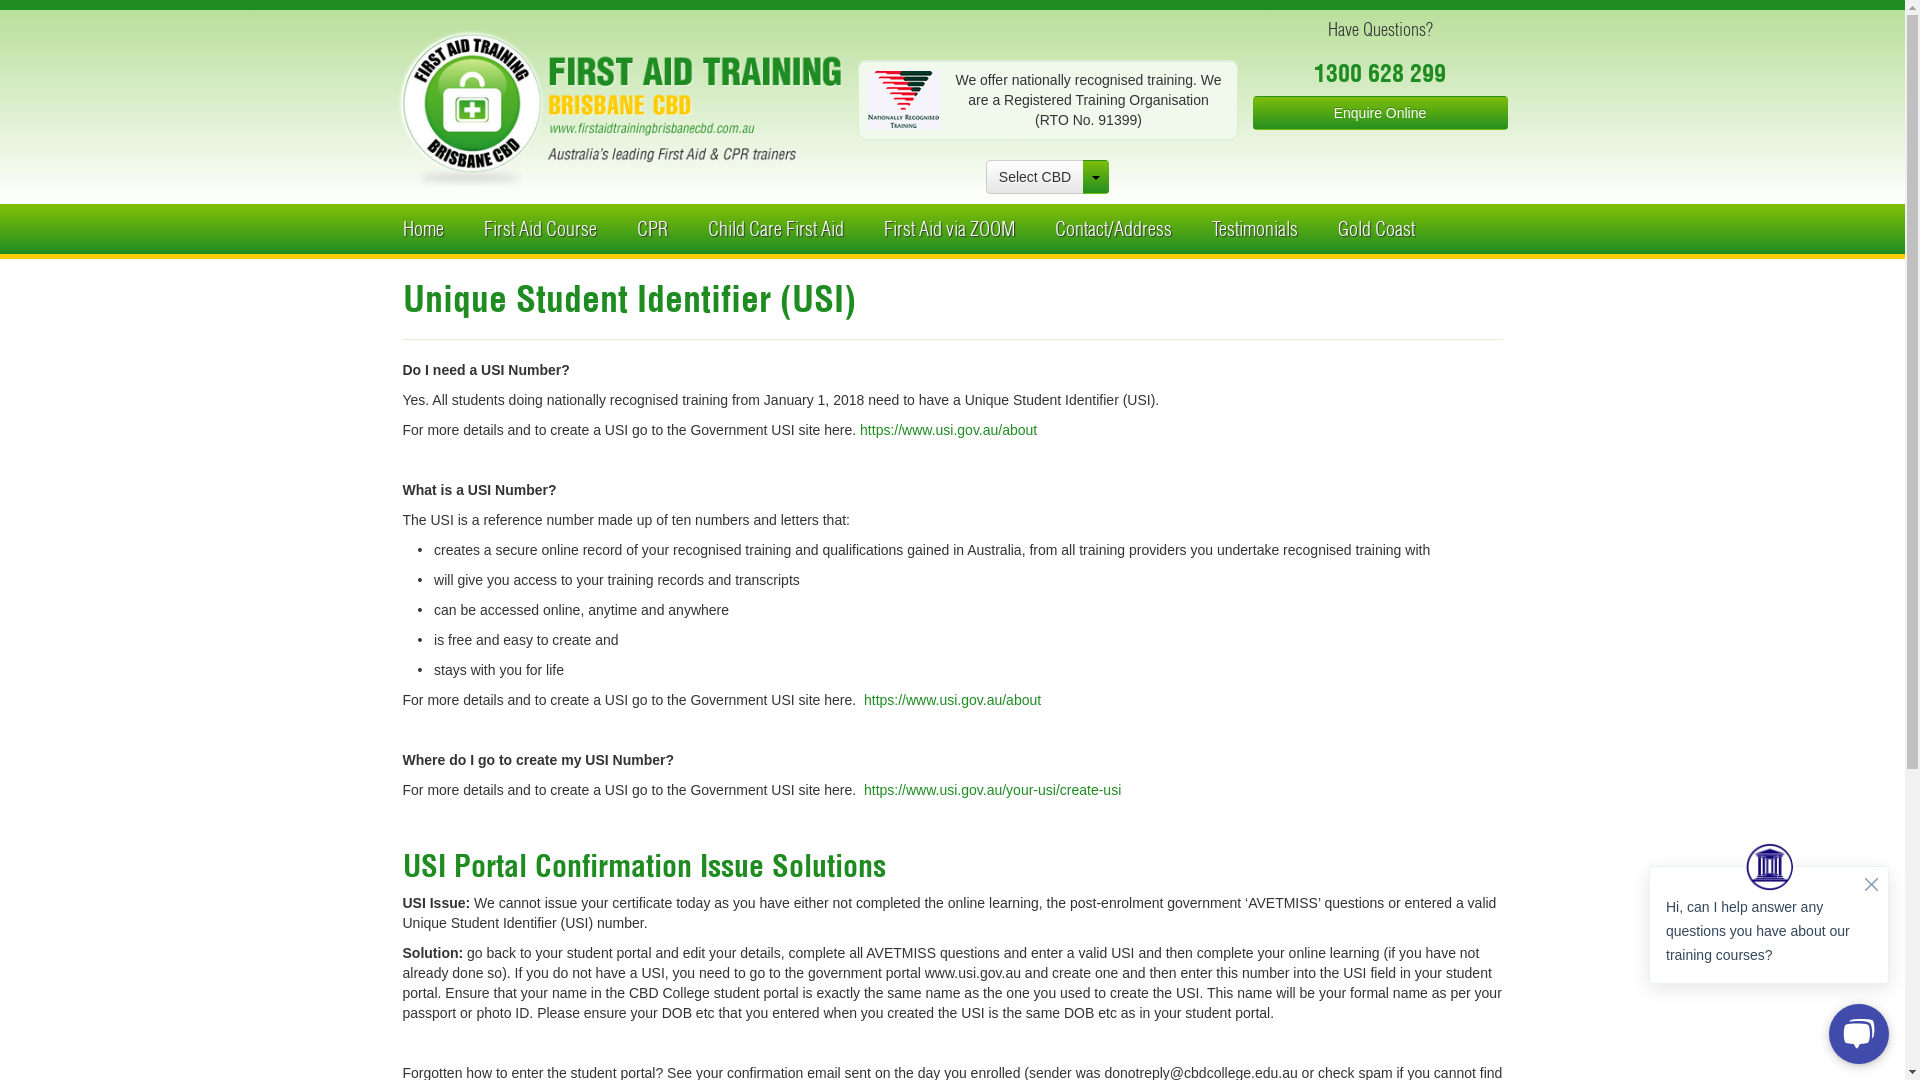  Describe the element at coordinates (1253, 227) in the screenshot. I see `'Testimonials'` at that location.